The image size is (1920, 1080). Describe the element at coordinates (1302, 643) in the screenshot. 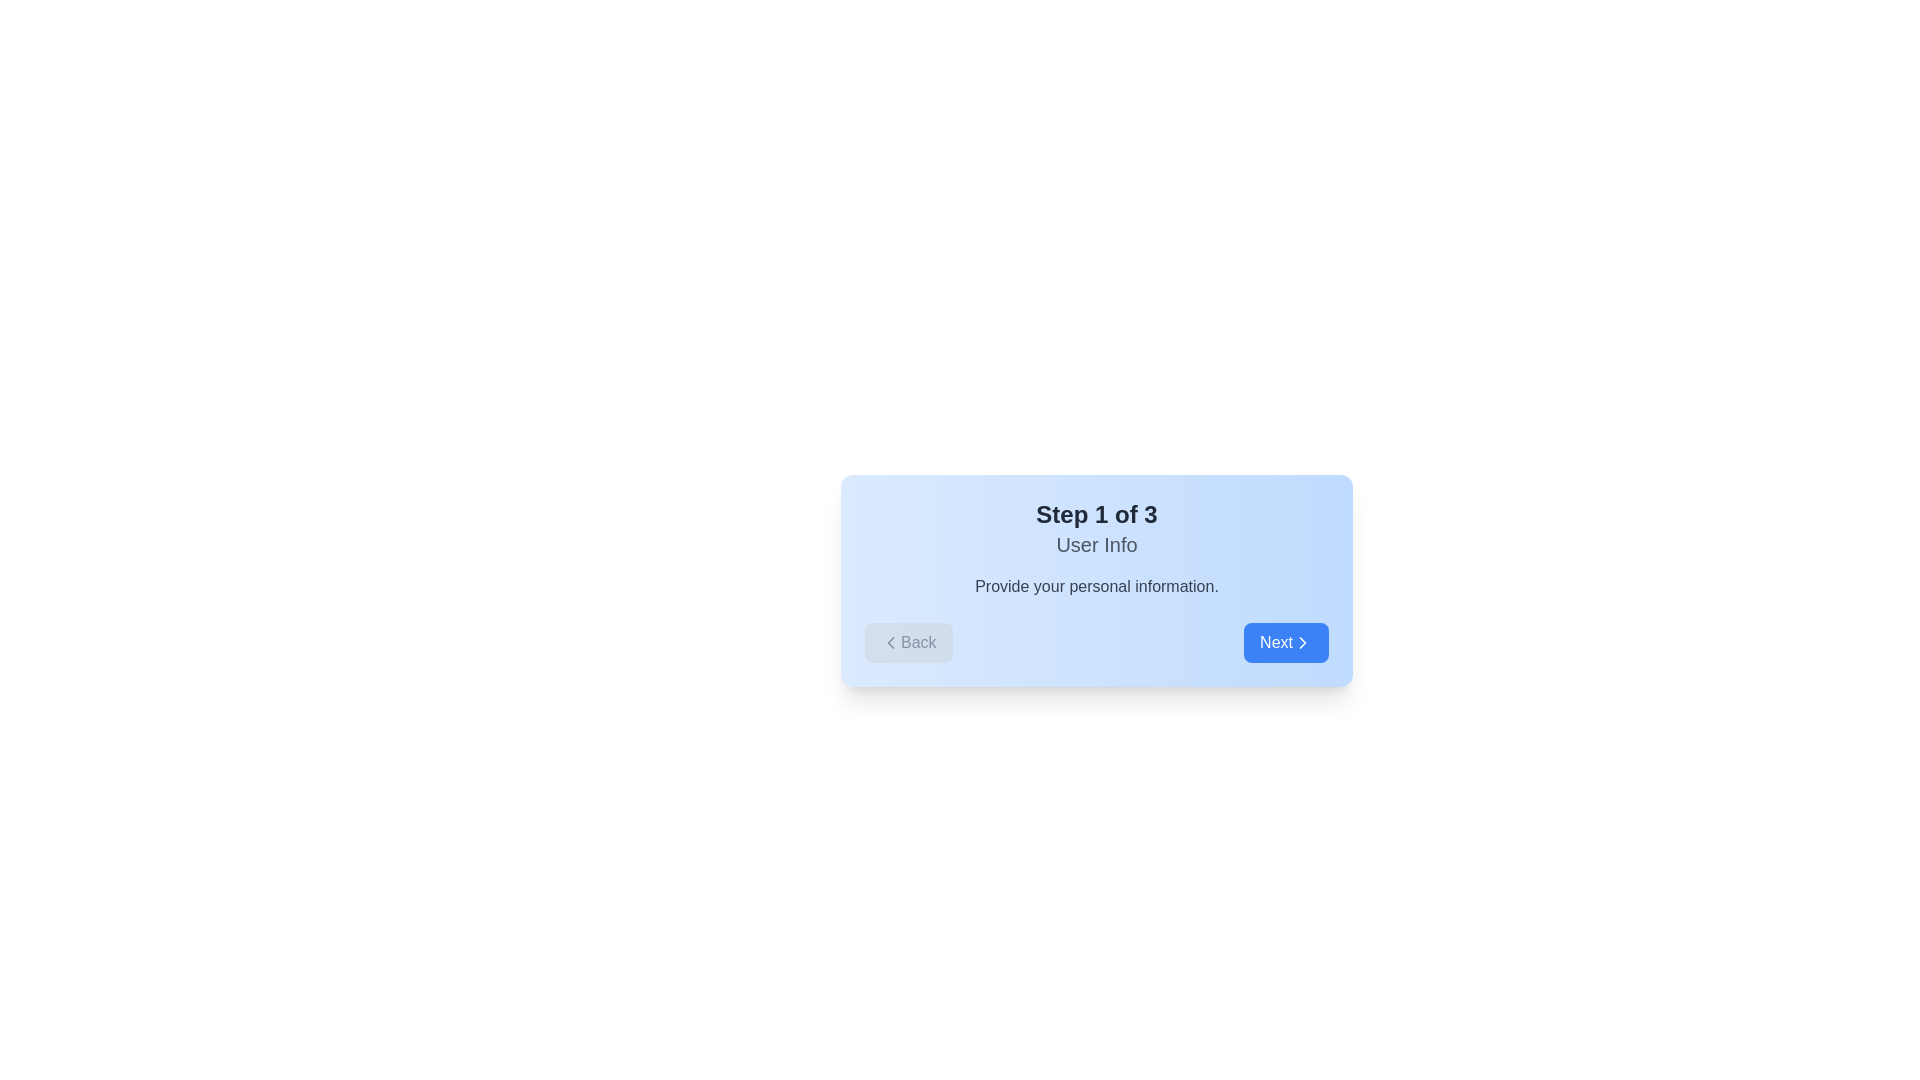

I see `the right-pointing chevron icon within the 'Next' button` at that location.